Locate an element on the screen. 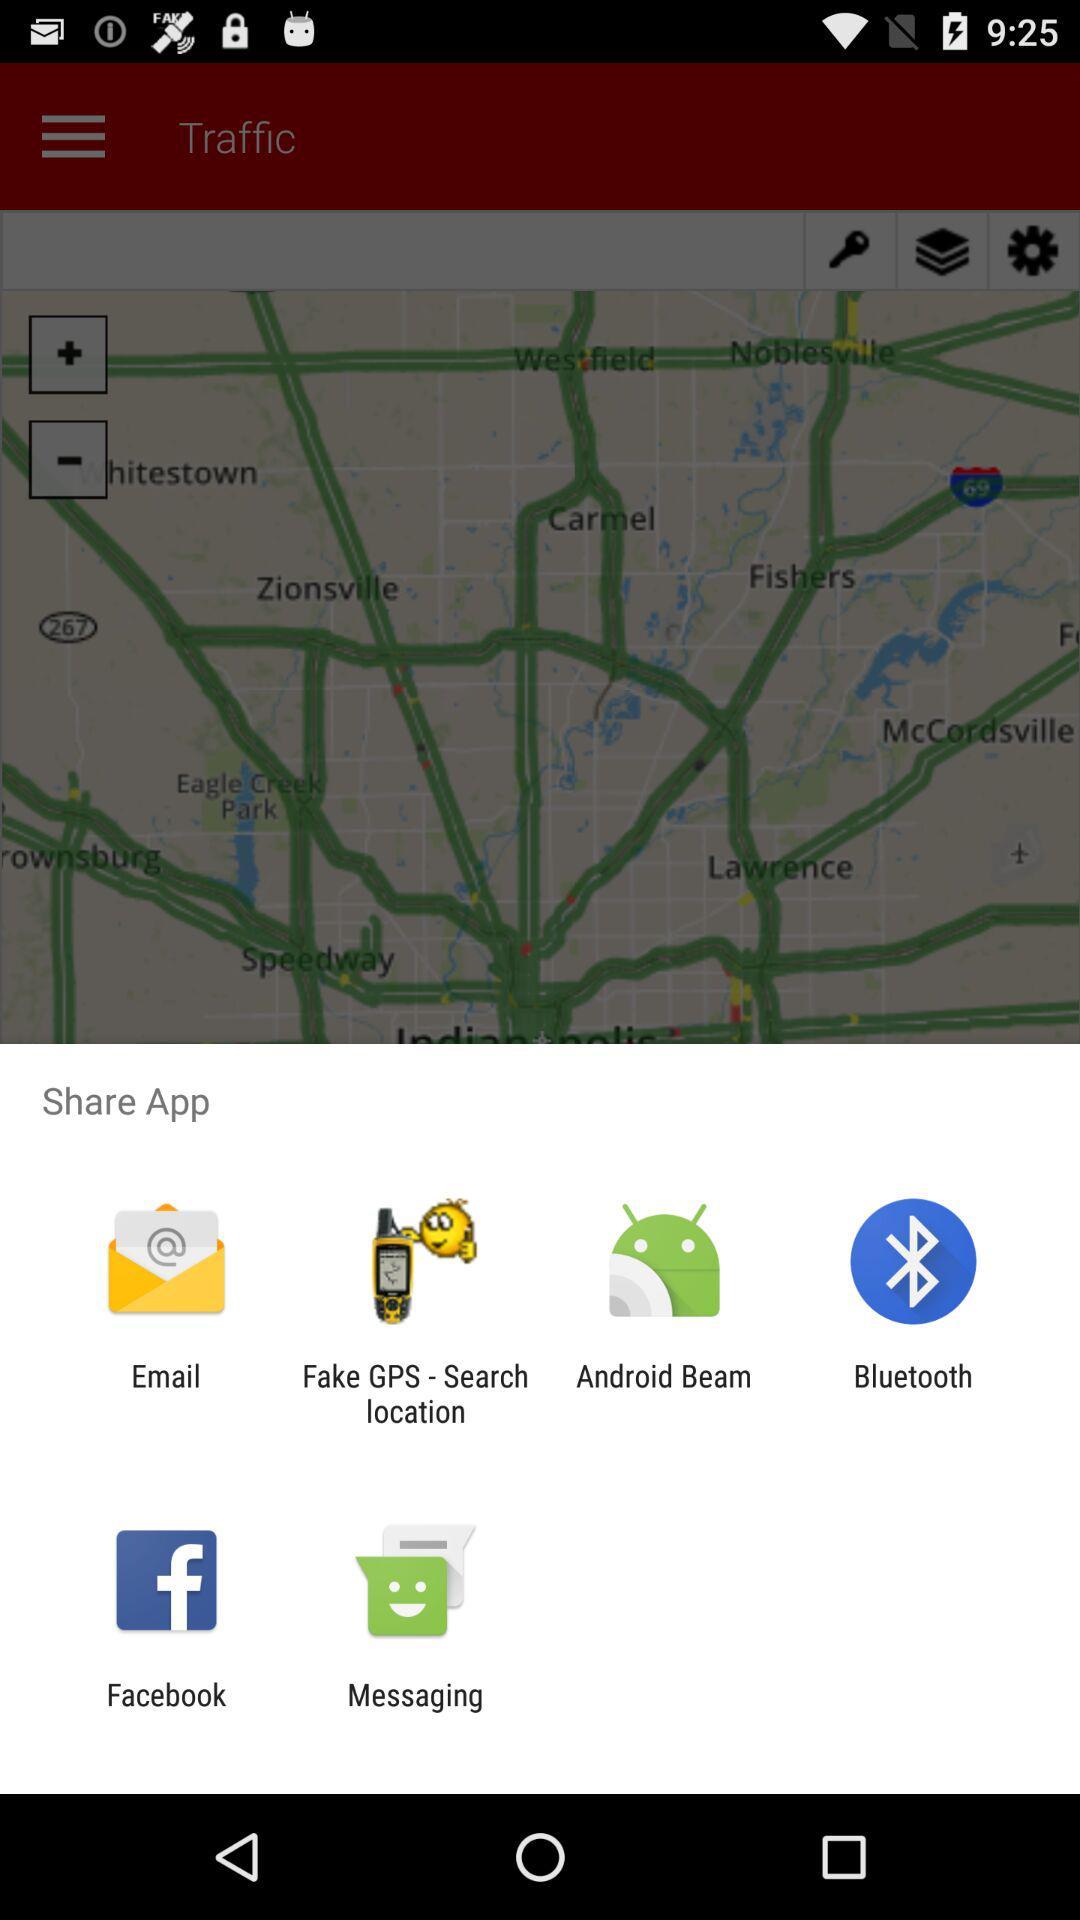 Image resolution: width=1080 pixels, height=1920 pixels. icon next to the android beam is located at coordinates (913, 1392).